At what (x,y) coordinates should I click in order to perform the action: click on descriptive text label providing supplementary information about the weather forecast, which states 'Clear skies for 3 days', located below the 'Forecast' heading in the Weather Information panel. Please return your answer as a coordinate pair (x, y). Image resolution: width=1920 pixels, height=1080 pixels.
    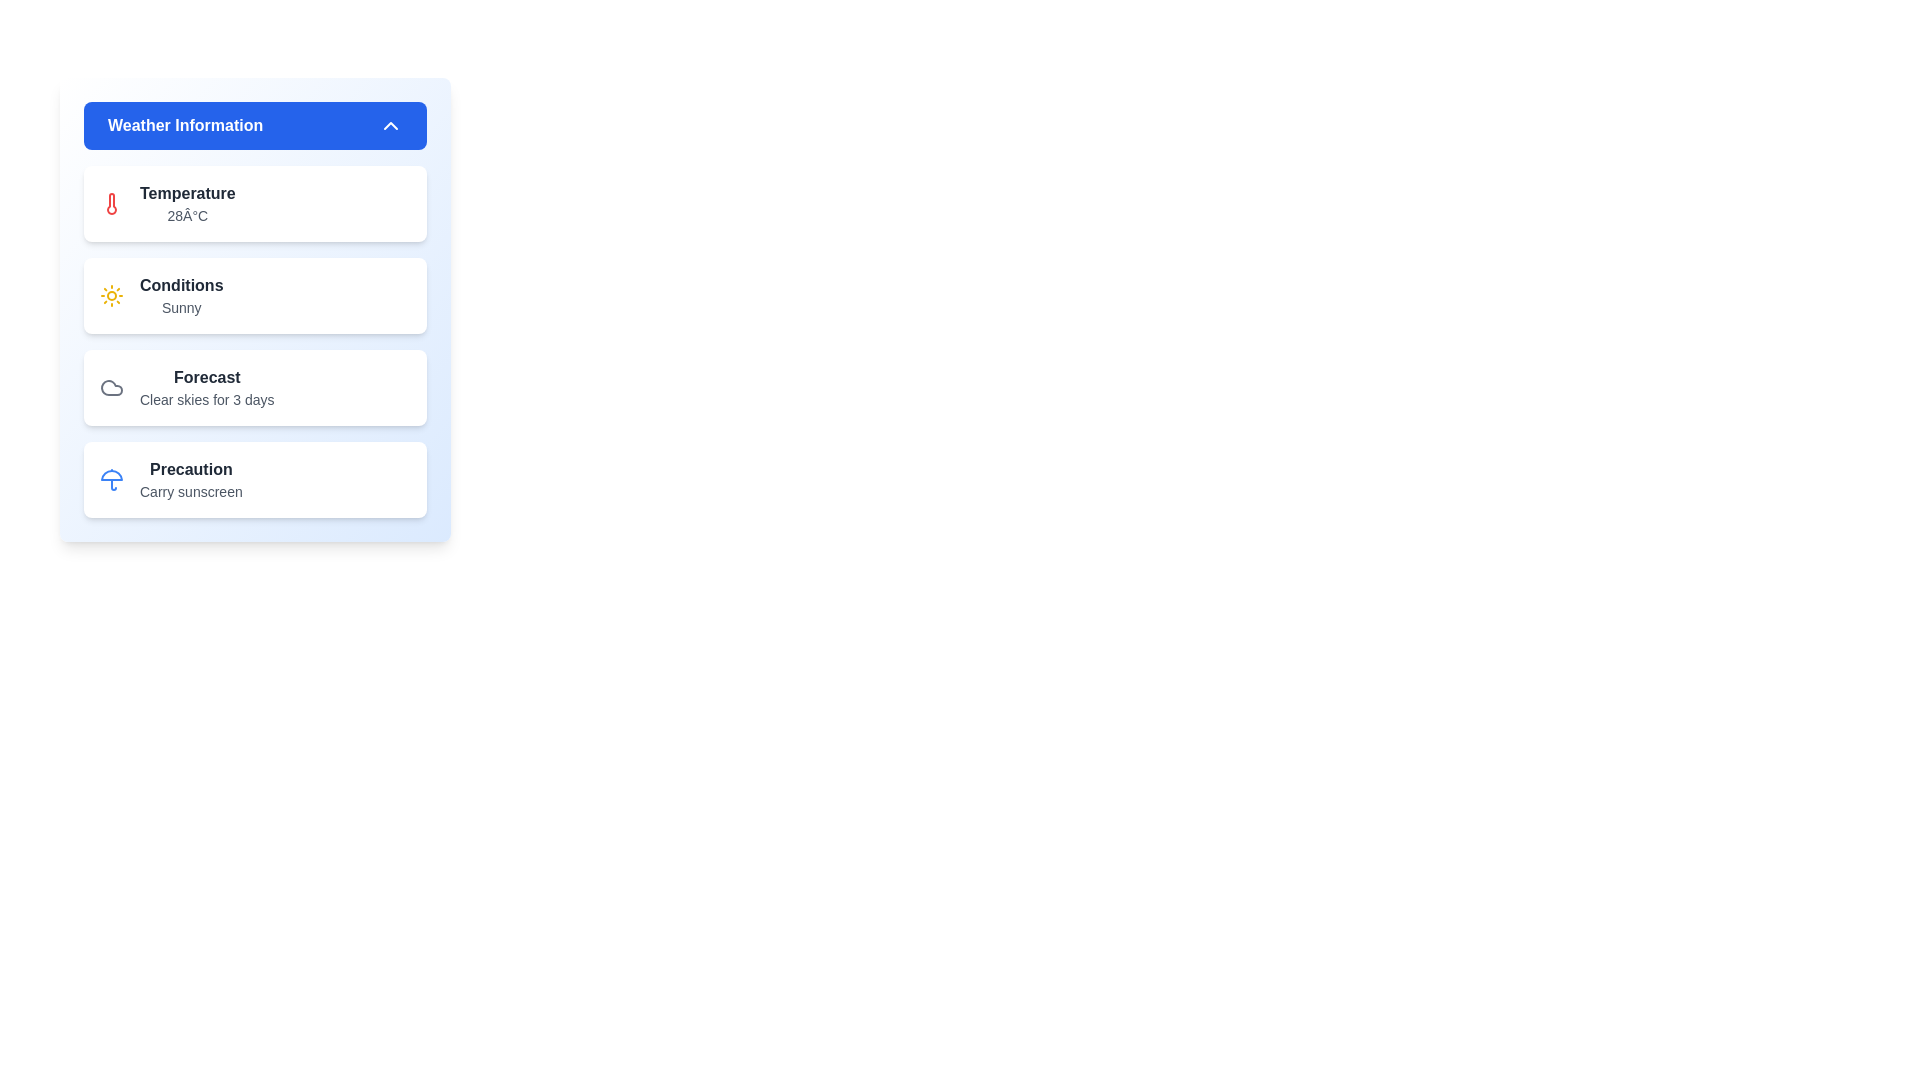
    Looking at the image, I should click on (207, 400).